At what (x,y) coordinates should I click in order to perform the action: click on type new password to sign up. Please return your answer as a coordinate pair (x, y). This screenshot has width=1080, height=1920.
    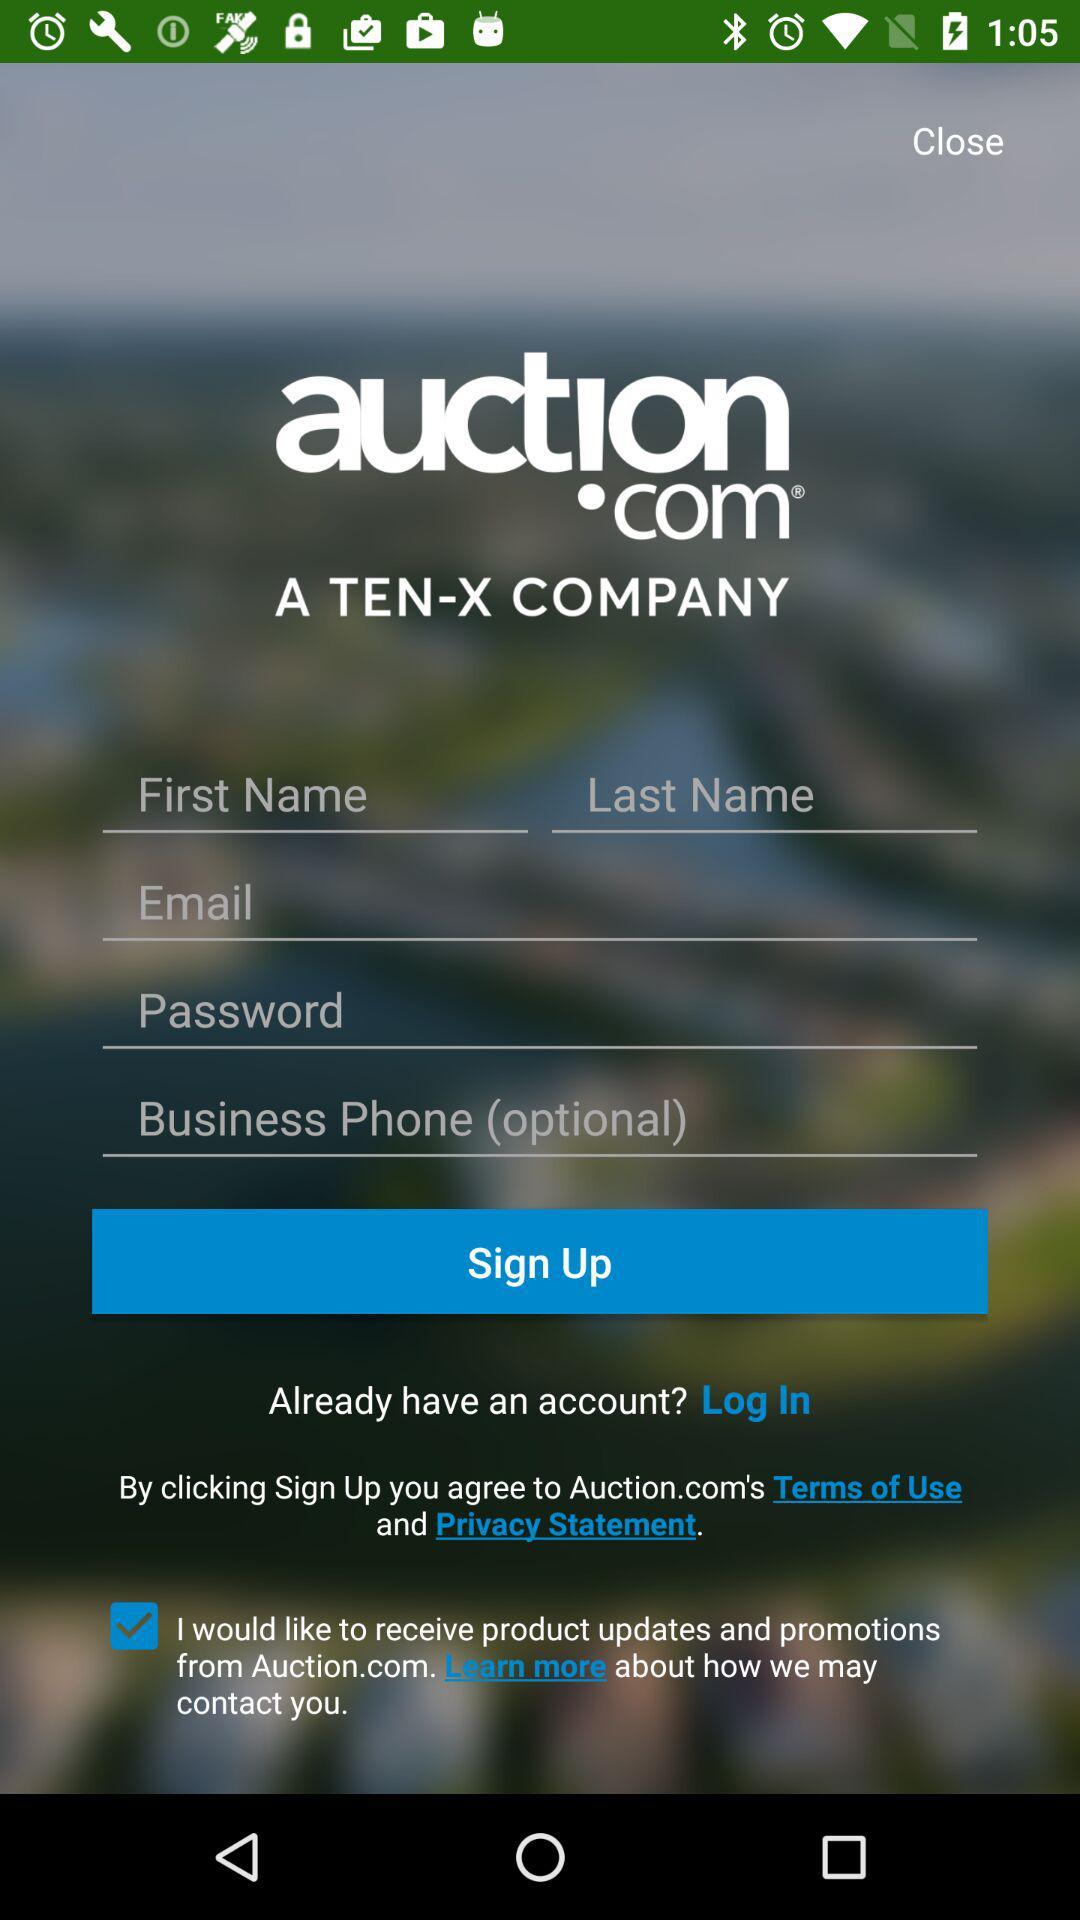
    Looking at the image, I should click on (540, 1017).